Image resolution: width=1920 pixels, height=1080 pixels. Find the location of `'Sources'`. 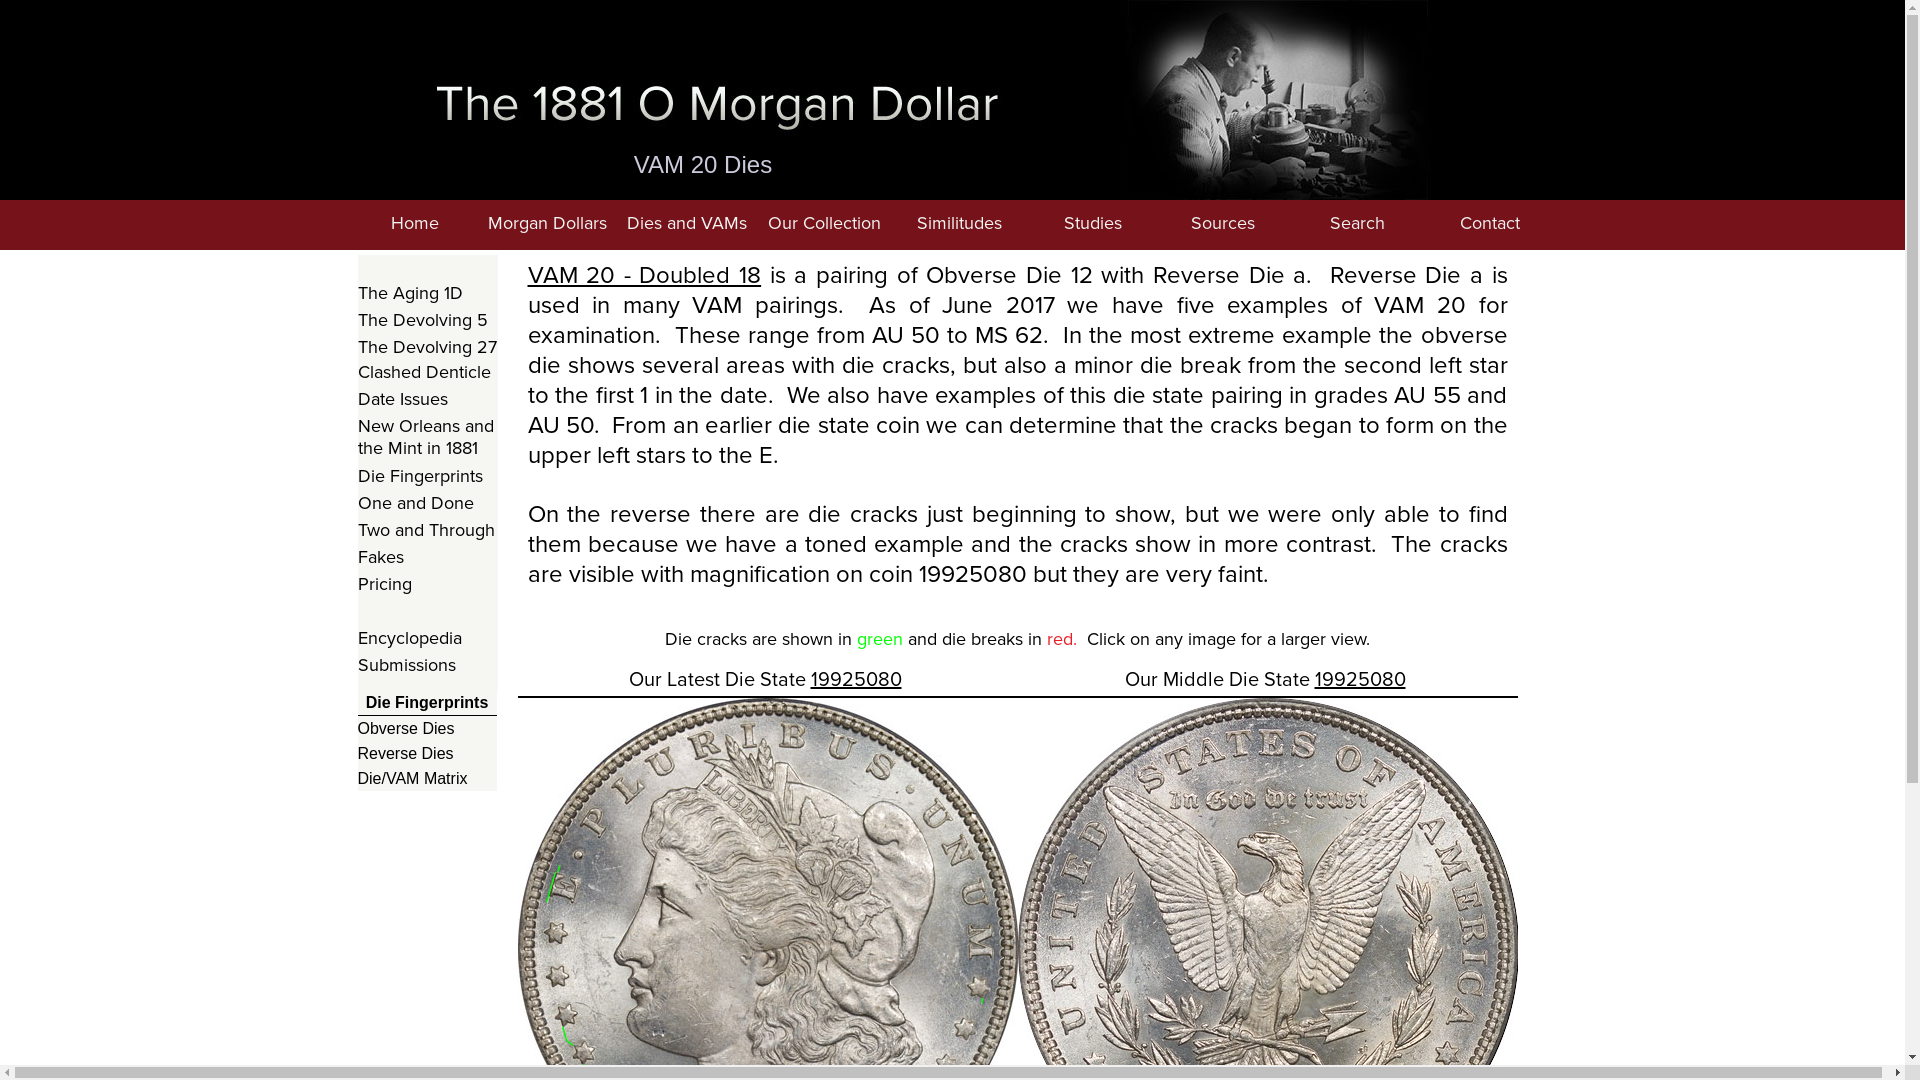

'Sources' is located at coordinates (1221, 224).